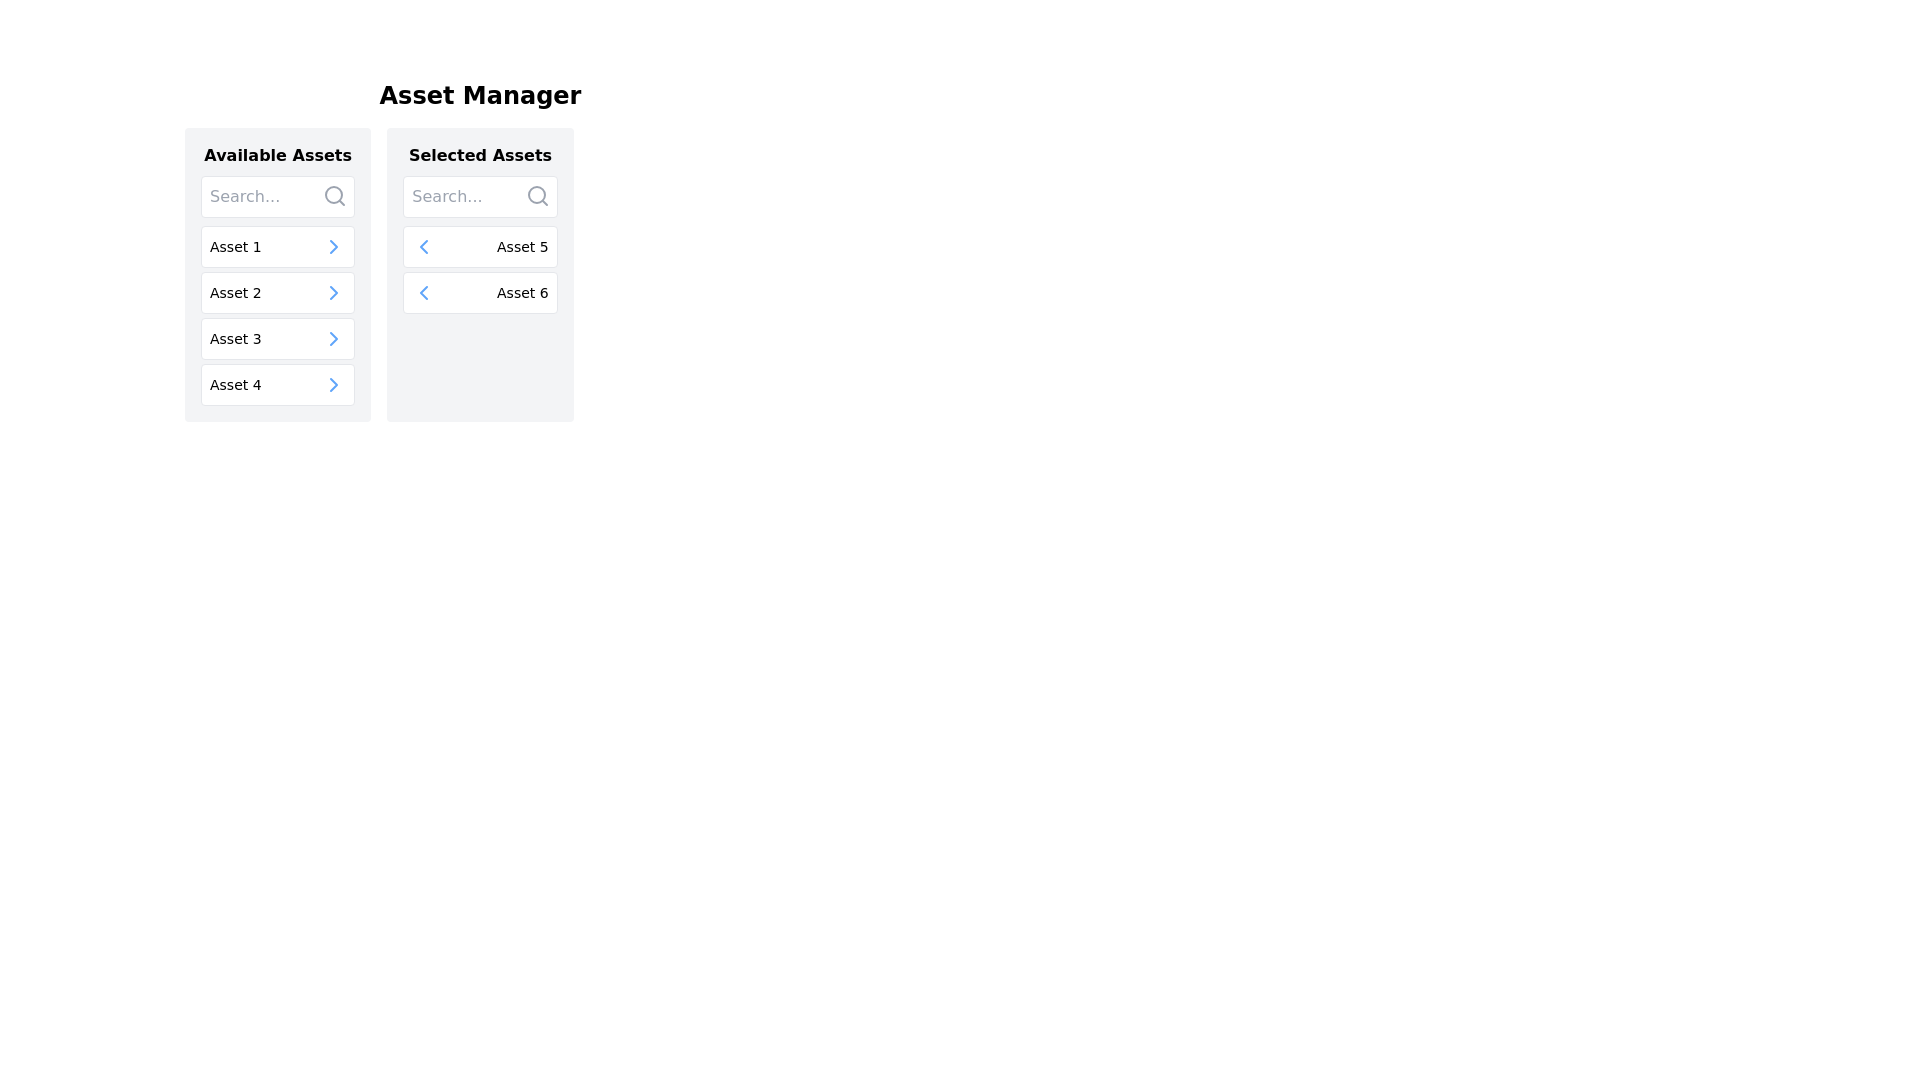 The image size is (1920, 1080). I want to click on the chevron button located at the right end of the list item labeled 'Asset 2' in the 'Available Assets' column, so click(334, 293).